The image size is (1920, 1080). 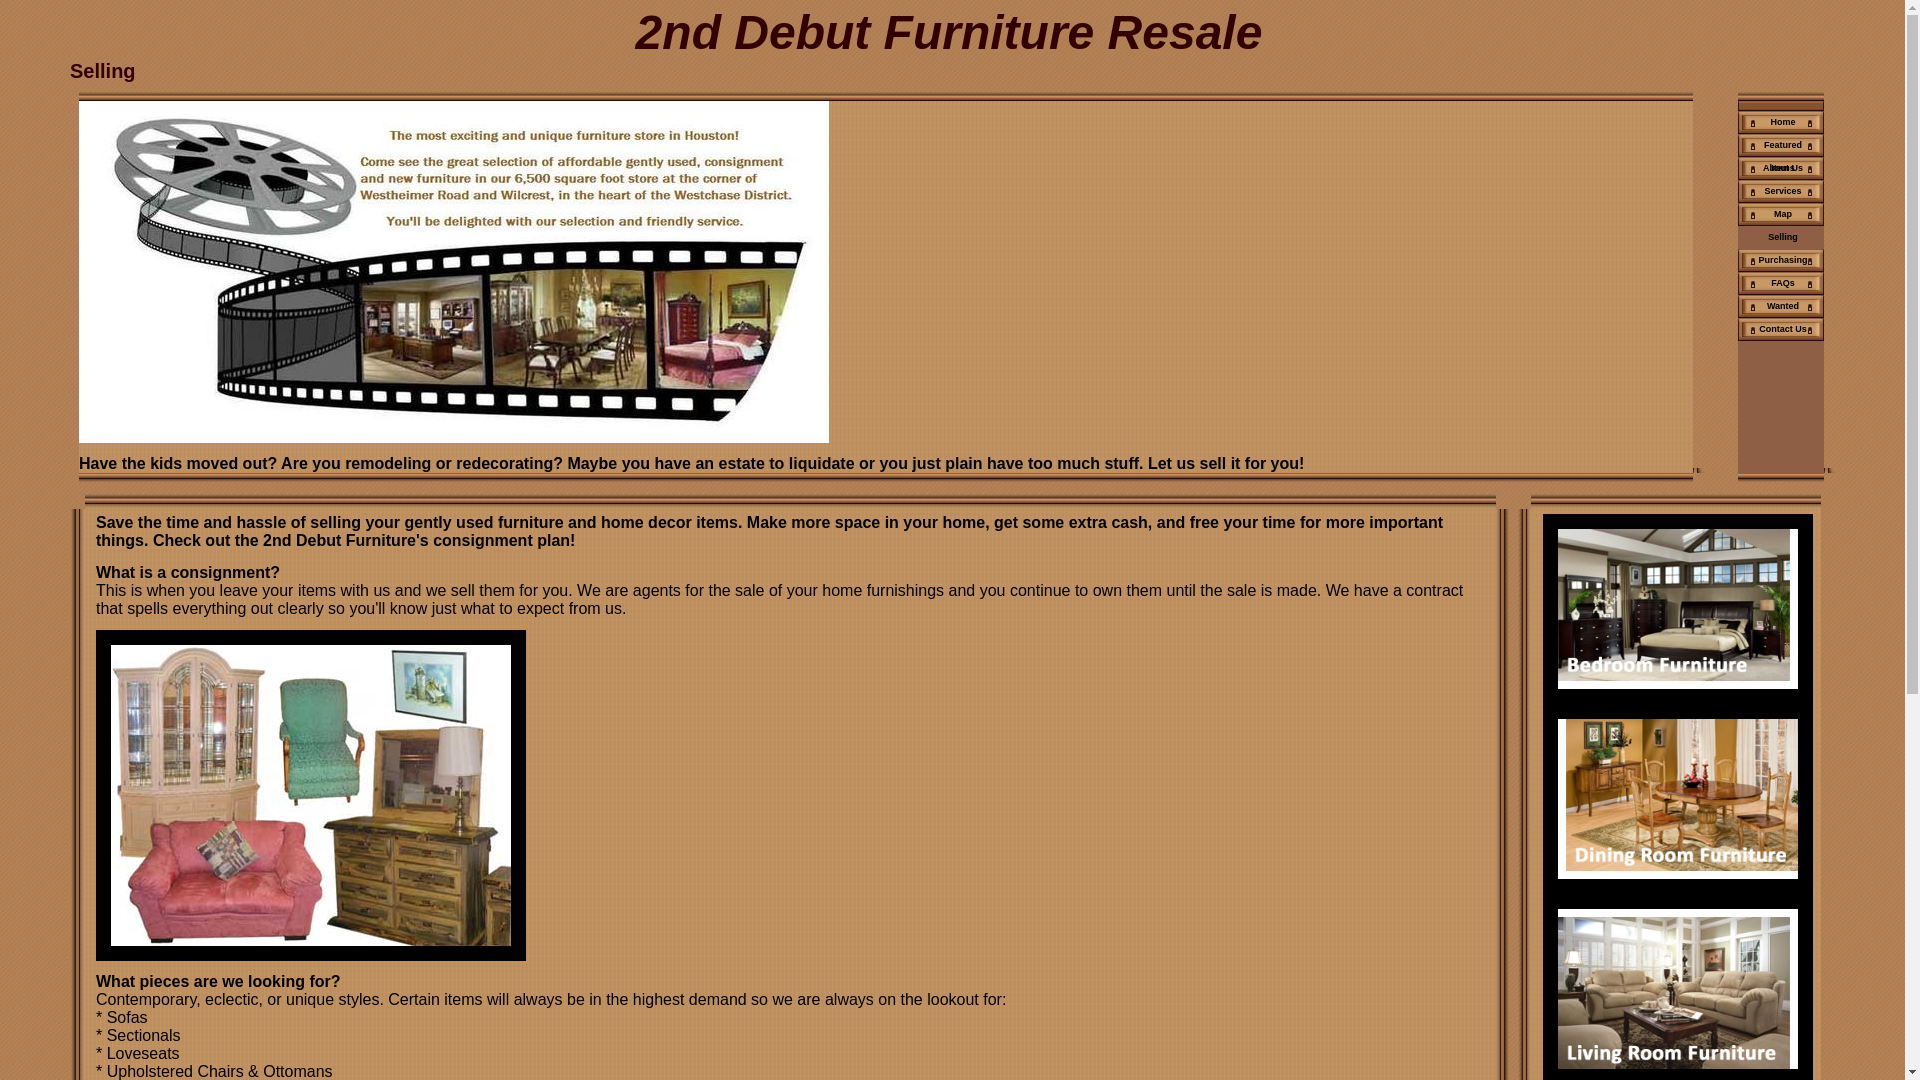 What do you see at coordinates (1780, 144) in the screenshot?
I see `'Featured Items'` at bounding box center [1780, 144].